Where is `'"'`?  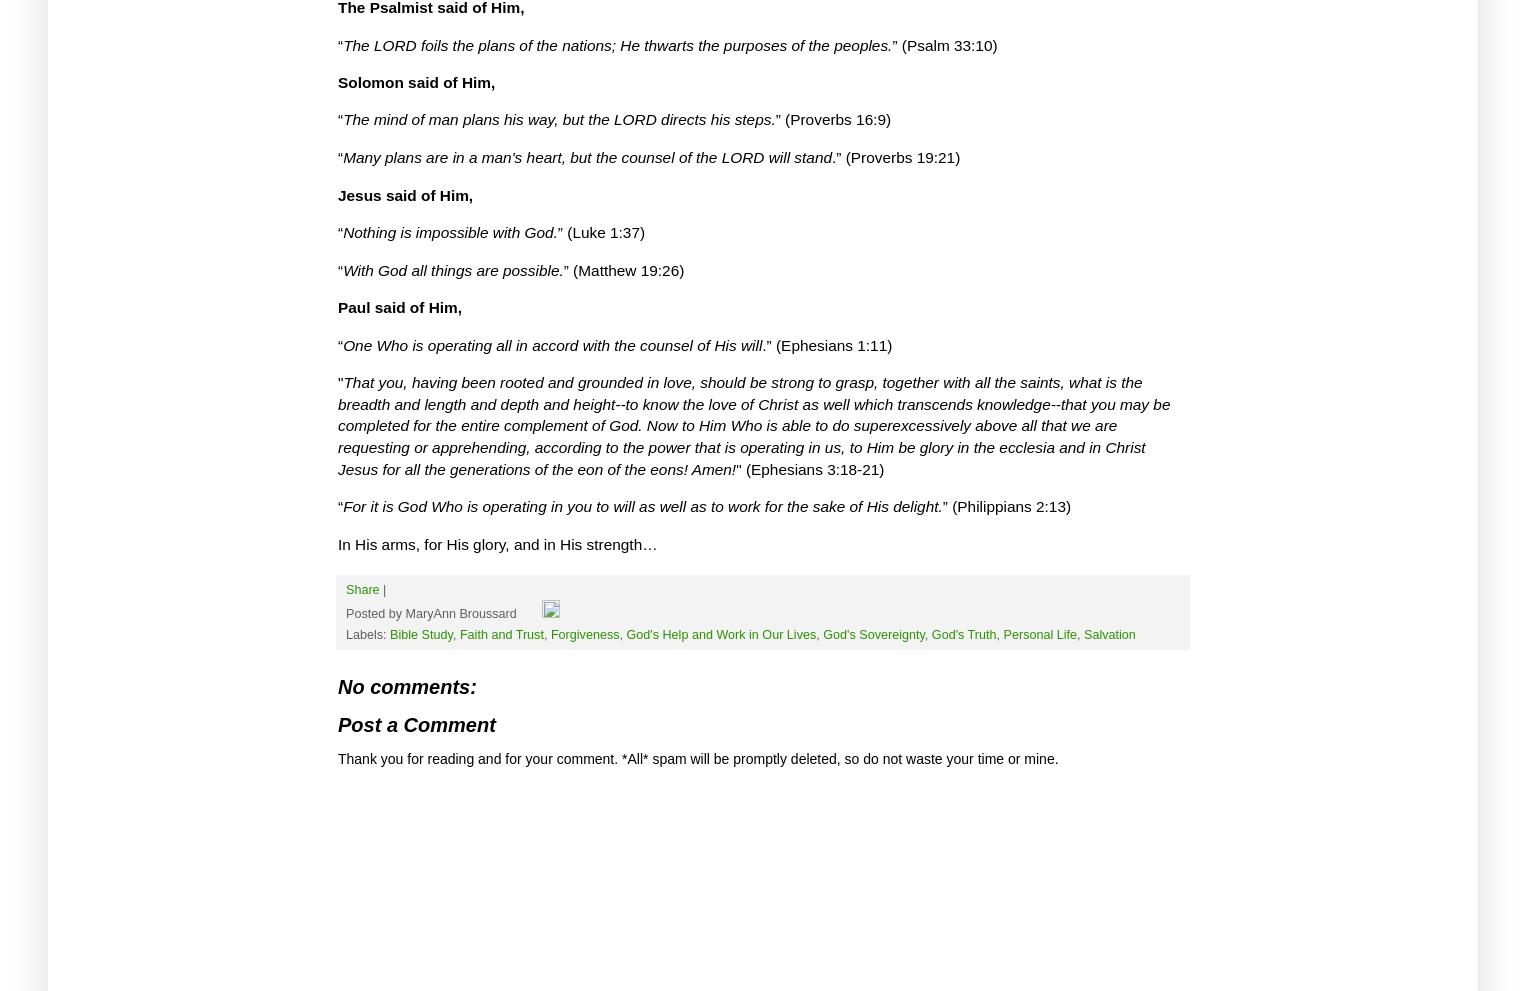 '"' is located at coordinates (339, 381).